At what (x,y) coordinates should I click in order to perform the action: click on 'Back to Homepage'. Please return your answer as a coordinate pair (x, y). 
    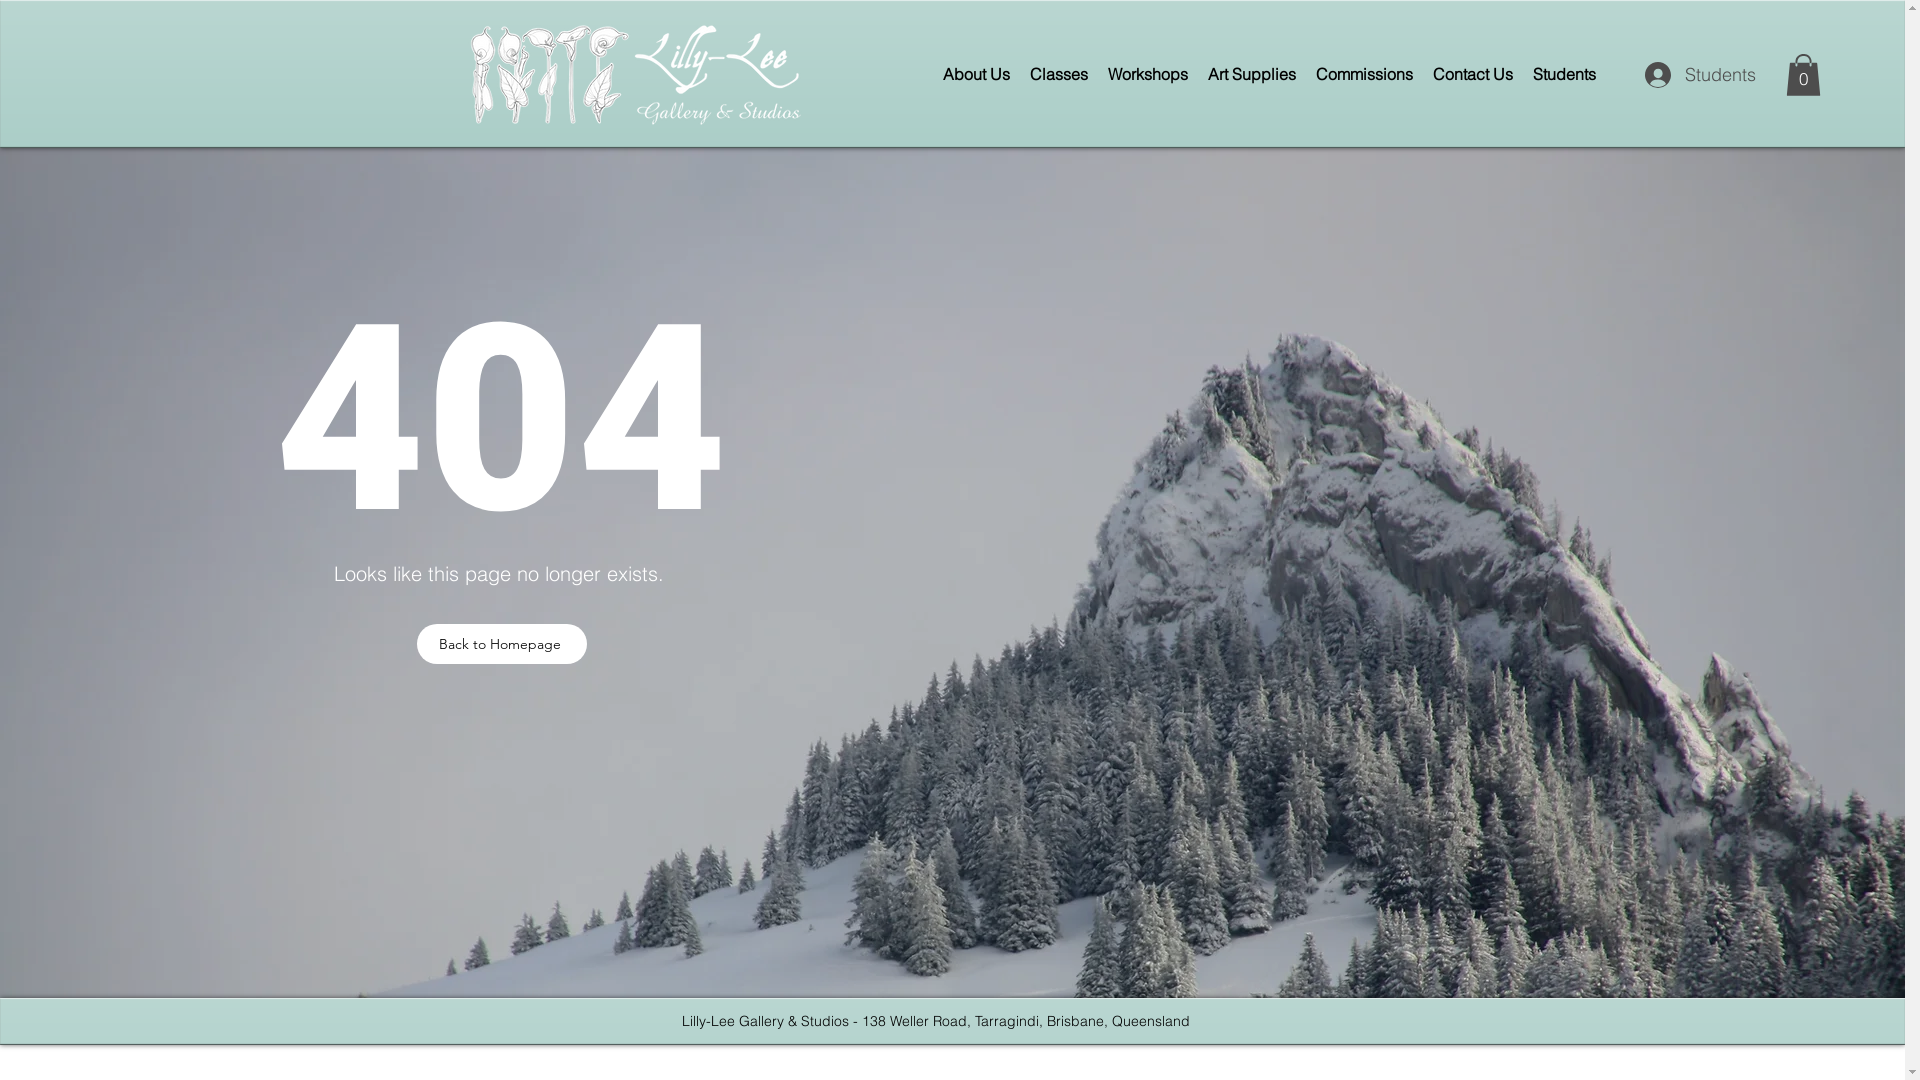
    Looking at the image, I should click on (502, 644).